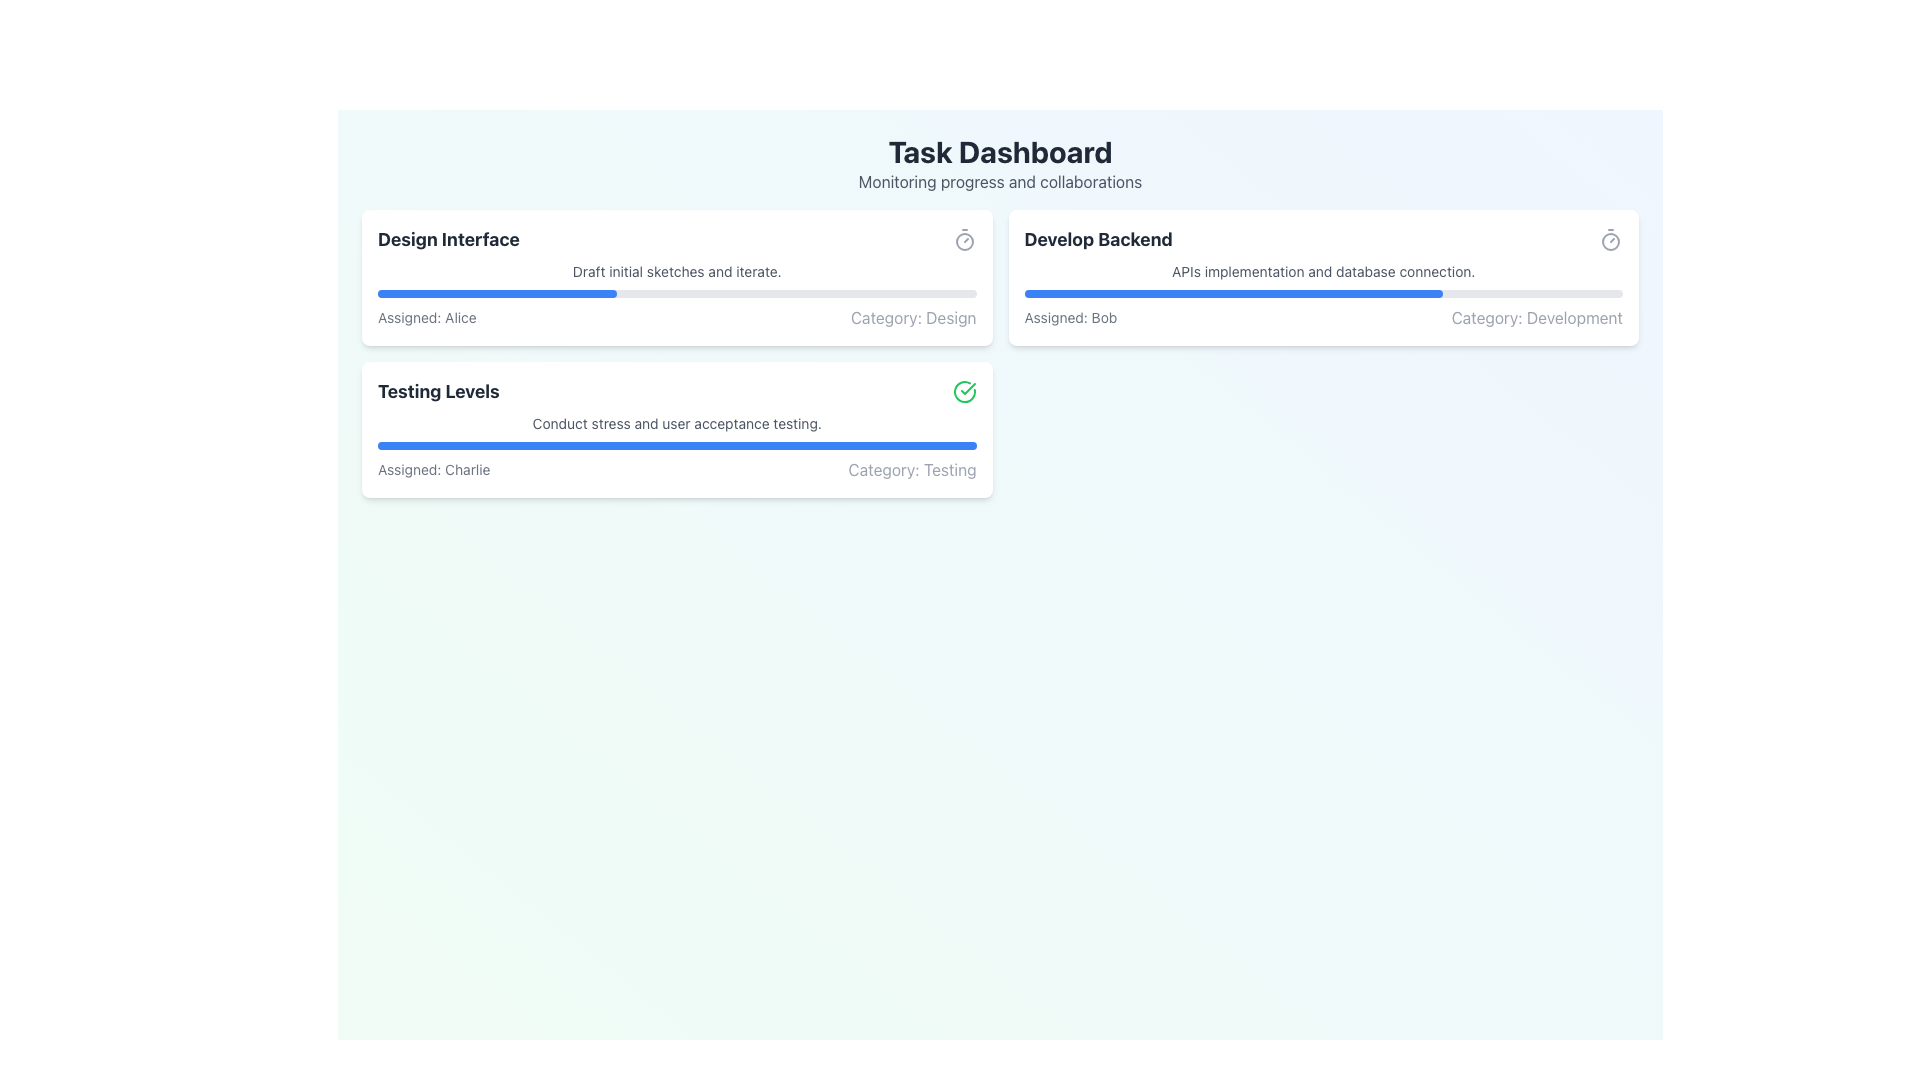 The image size is (1920, 1080). What do you see at coordinates (964, 392) in the screenshot?
I see `the icon located to the right of the 'Testing Levels' header` at bounding box center [964, 392].